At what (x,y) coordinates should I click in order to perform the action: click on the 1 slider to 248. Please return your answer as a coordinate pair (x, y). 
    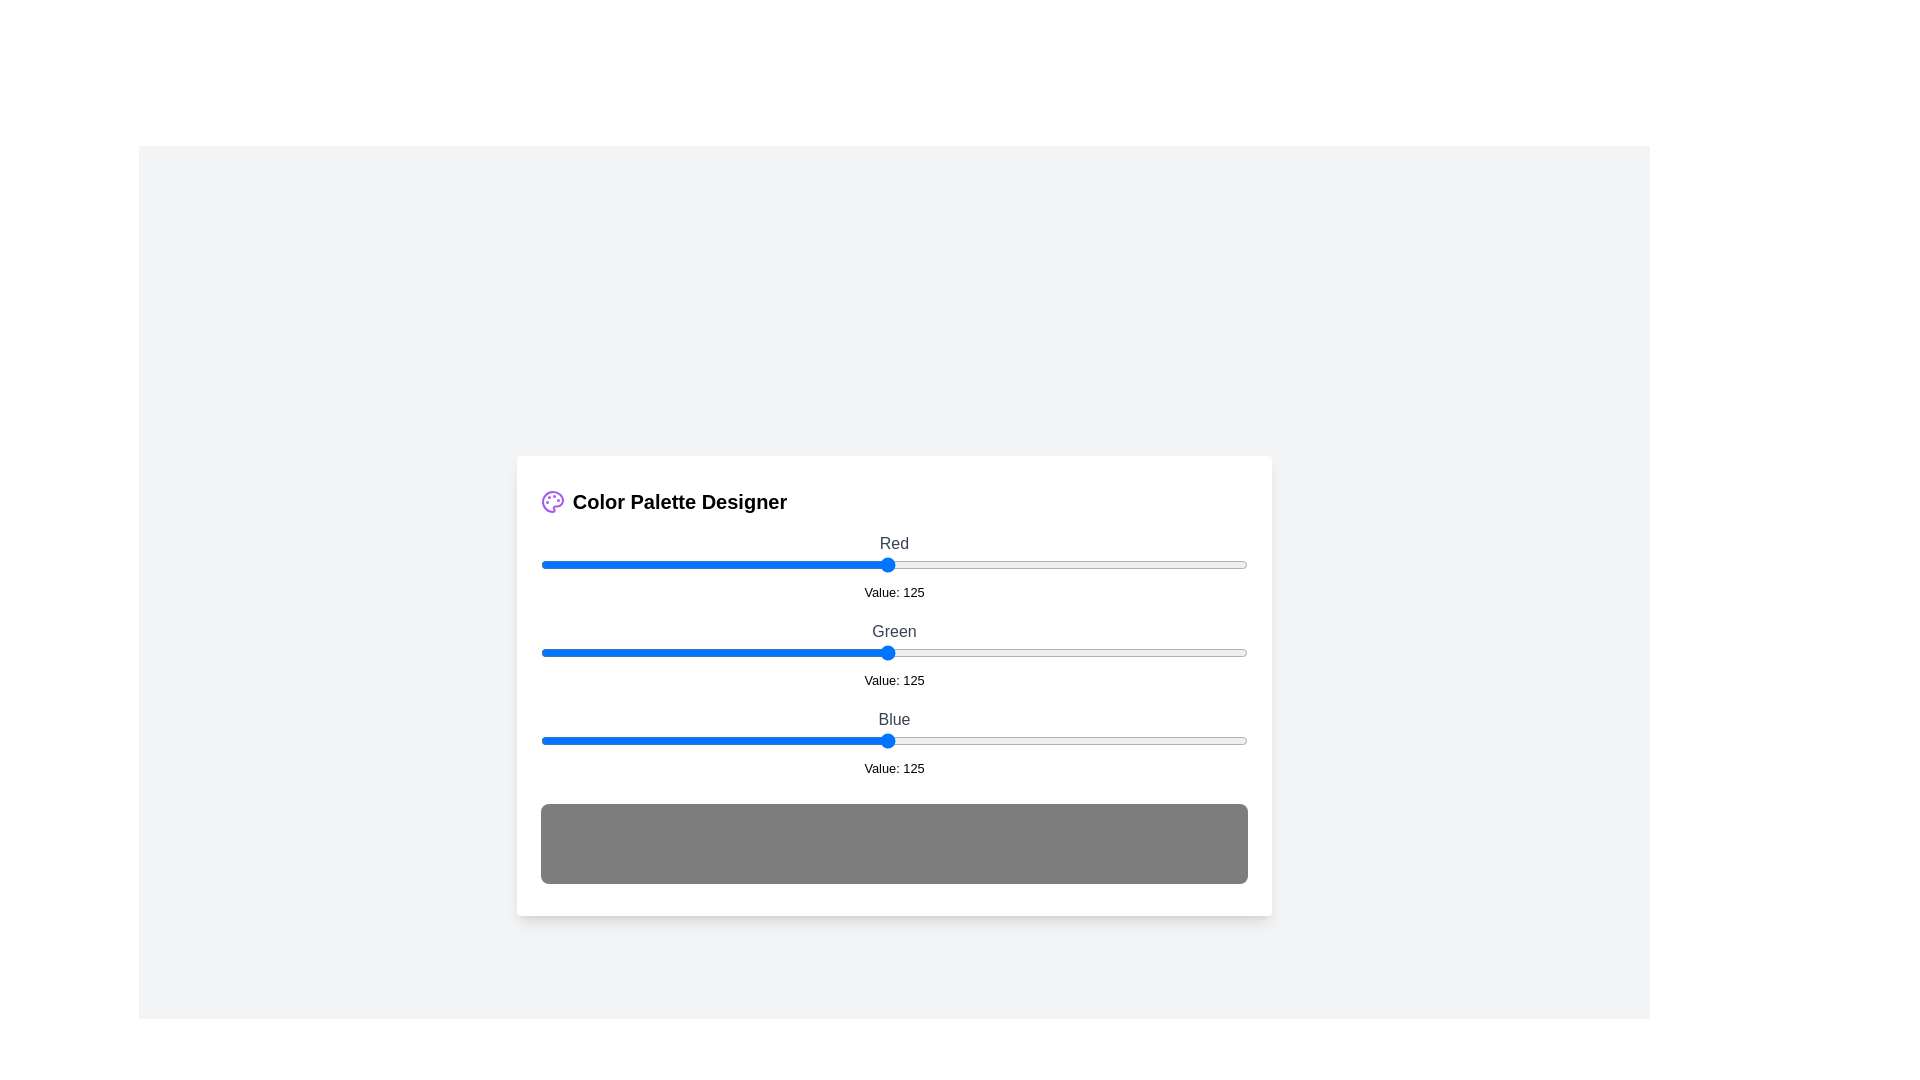
    Looking at the image, I should click on (1227, 652).